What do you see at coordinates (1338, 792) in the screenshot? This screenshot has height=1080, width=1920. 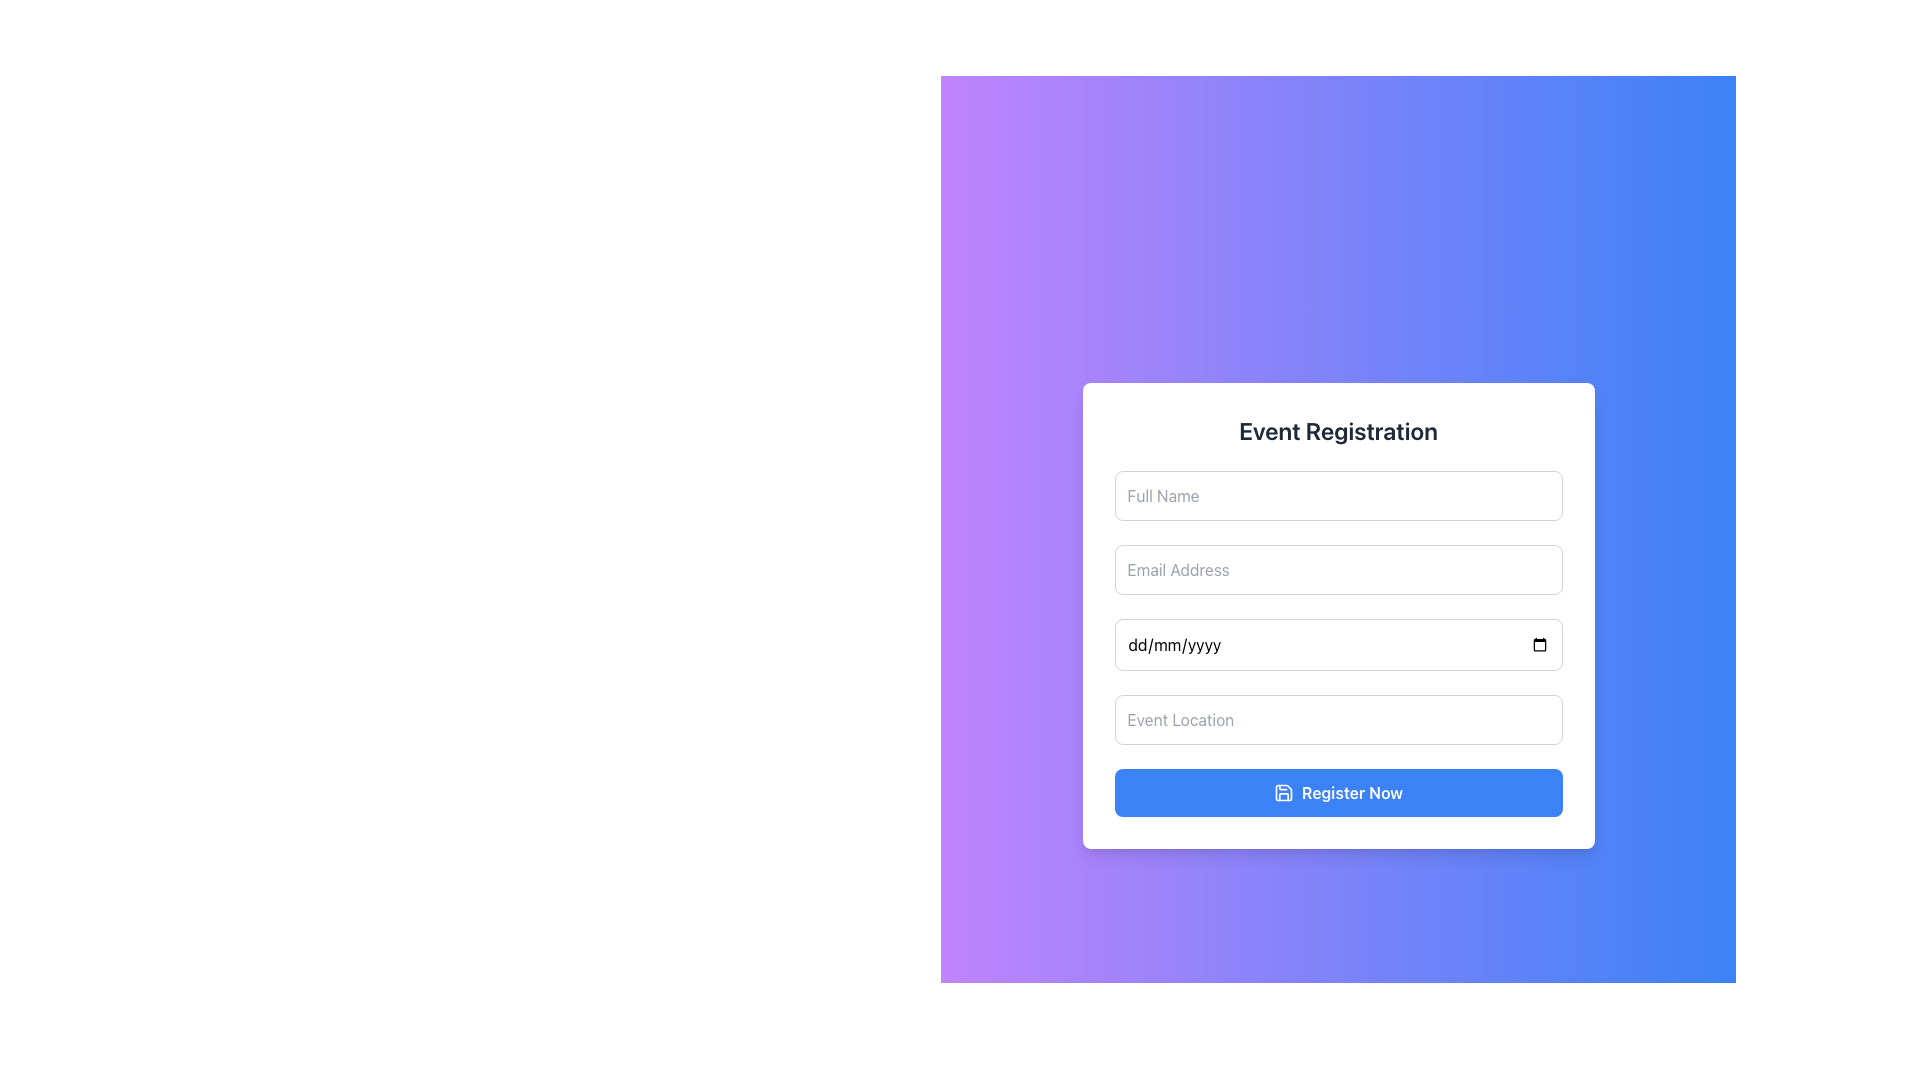 I see `the submission button located at the bottom of the 'Event Registration' form` at bounding box center [1338, 792].